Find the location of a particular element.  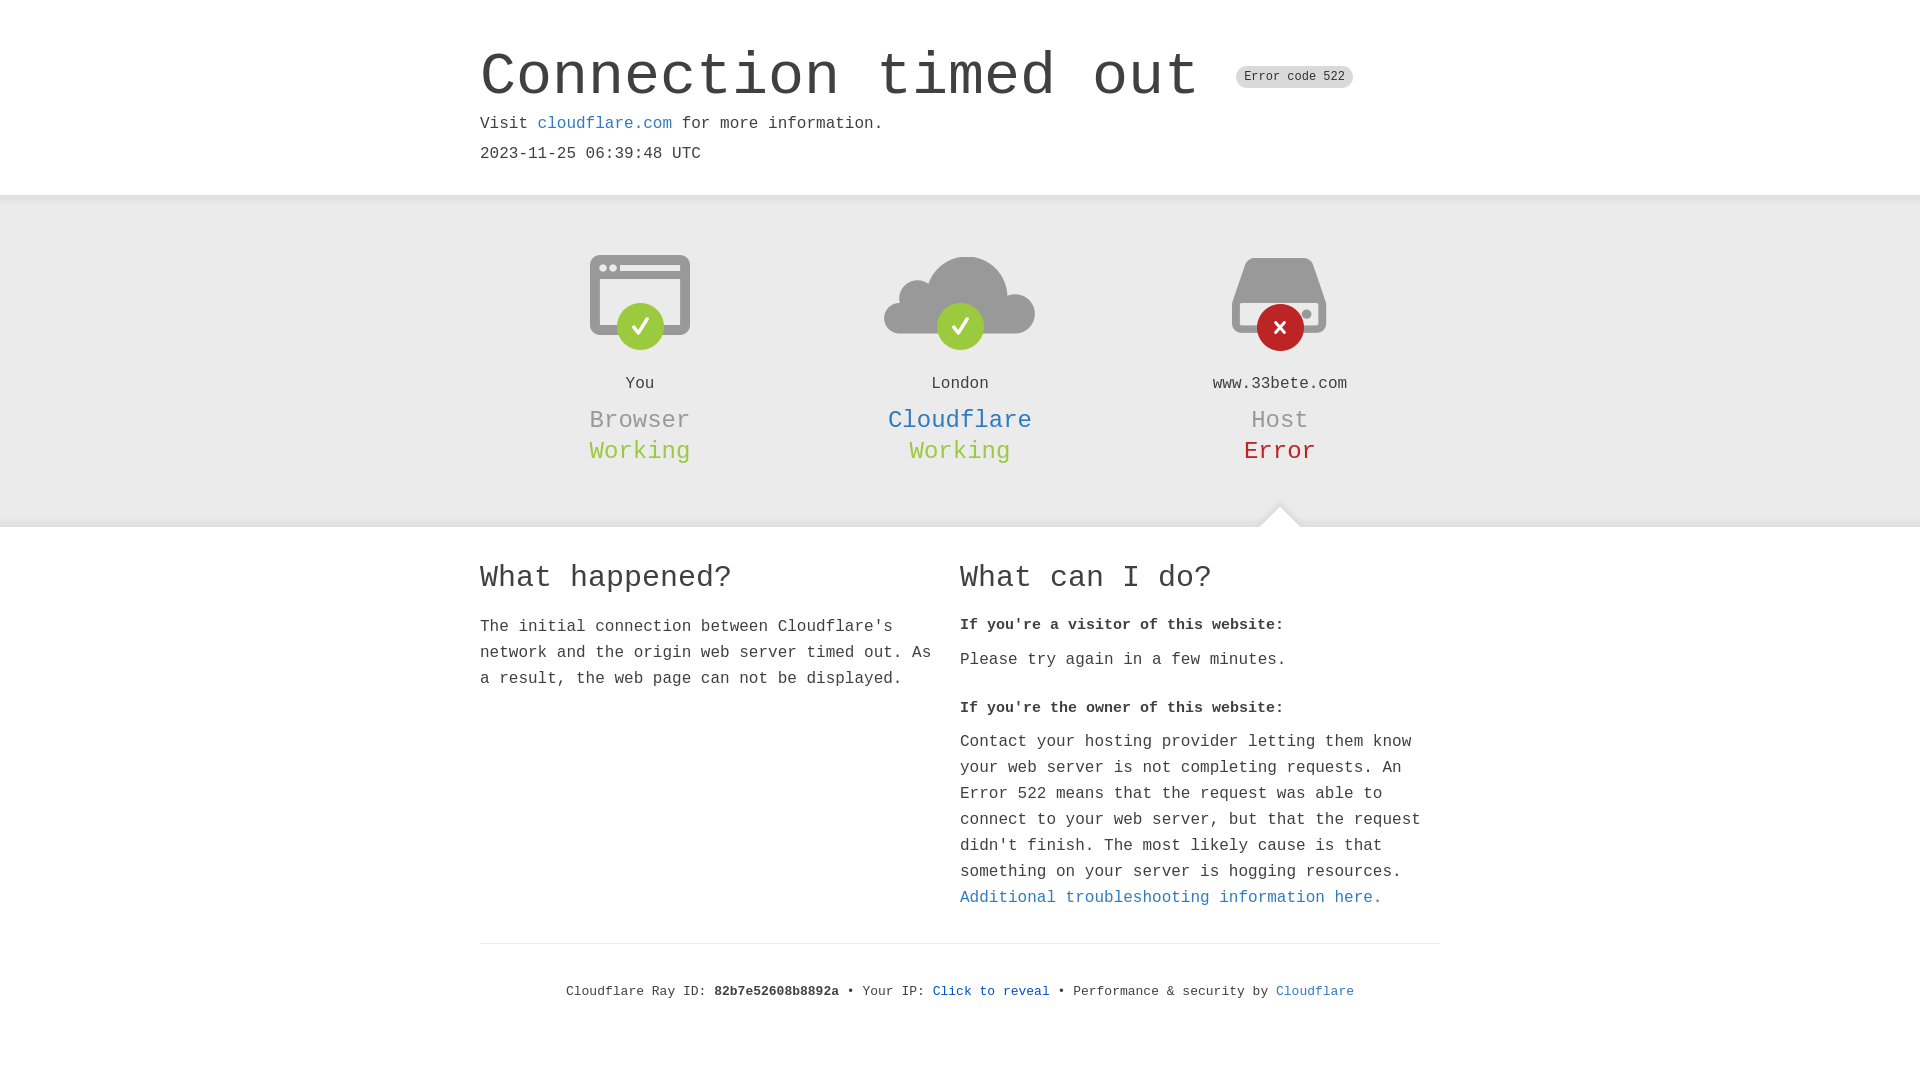

'Click to reveal' is located at coordinates (991, 991).